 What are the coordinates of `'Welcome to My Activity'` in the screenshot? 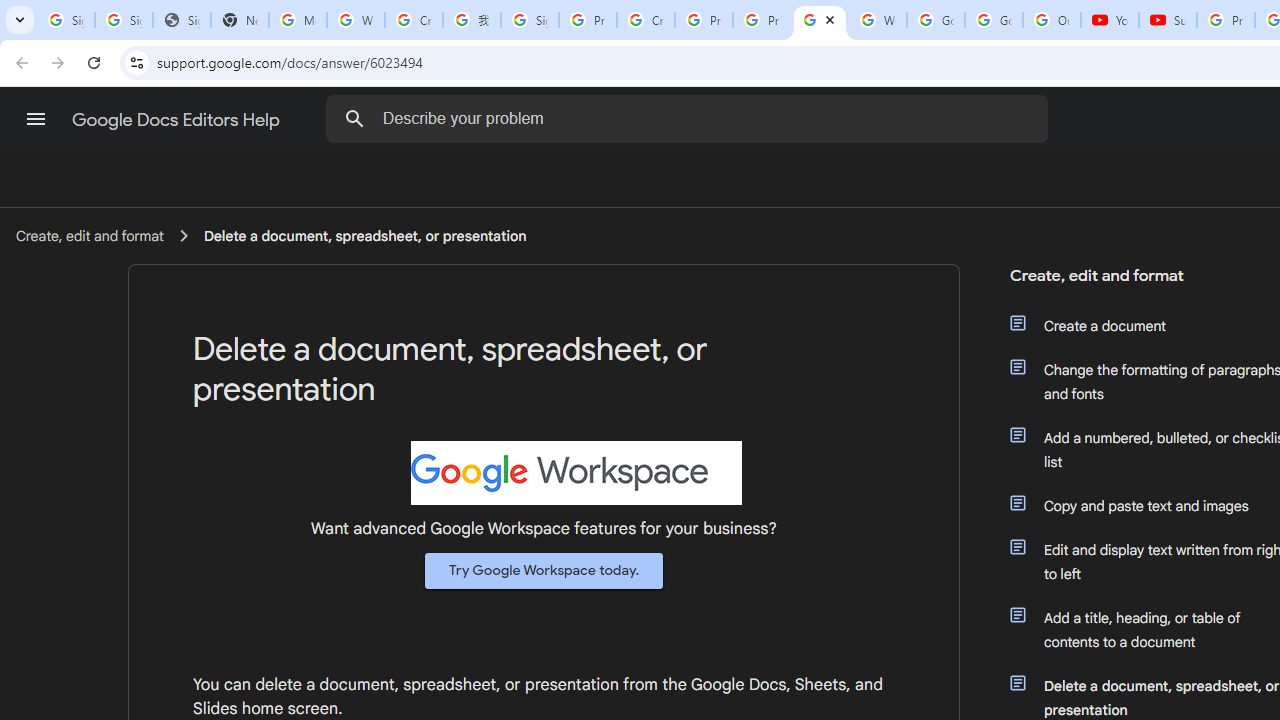 It's located at (878, 20).